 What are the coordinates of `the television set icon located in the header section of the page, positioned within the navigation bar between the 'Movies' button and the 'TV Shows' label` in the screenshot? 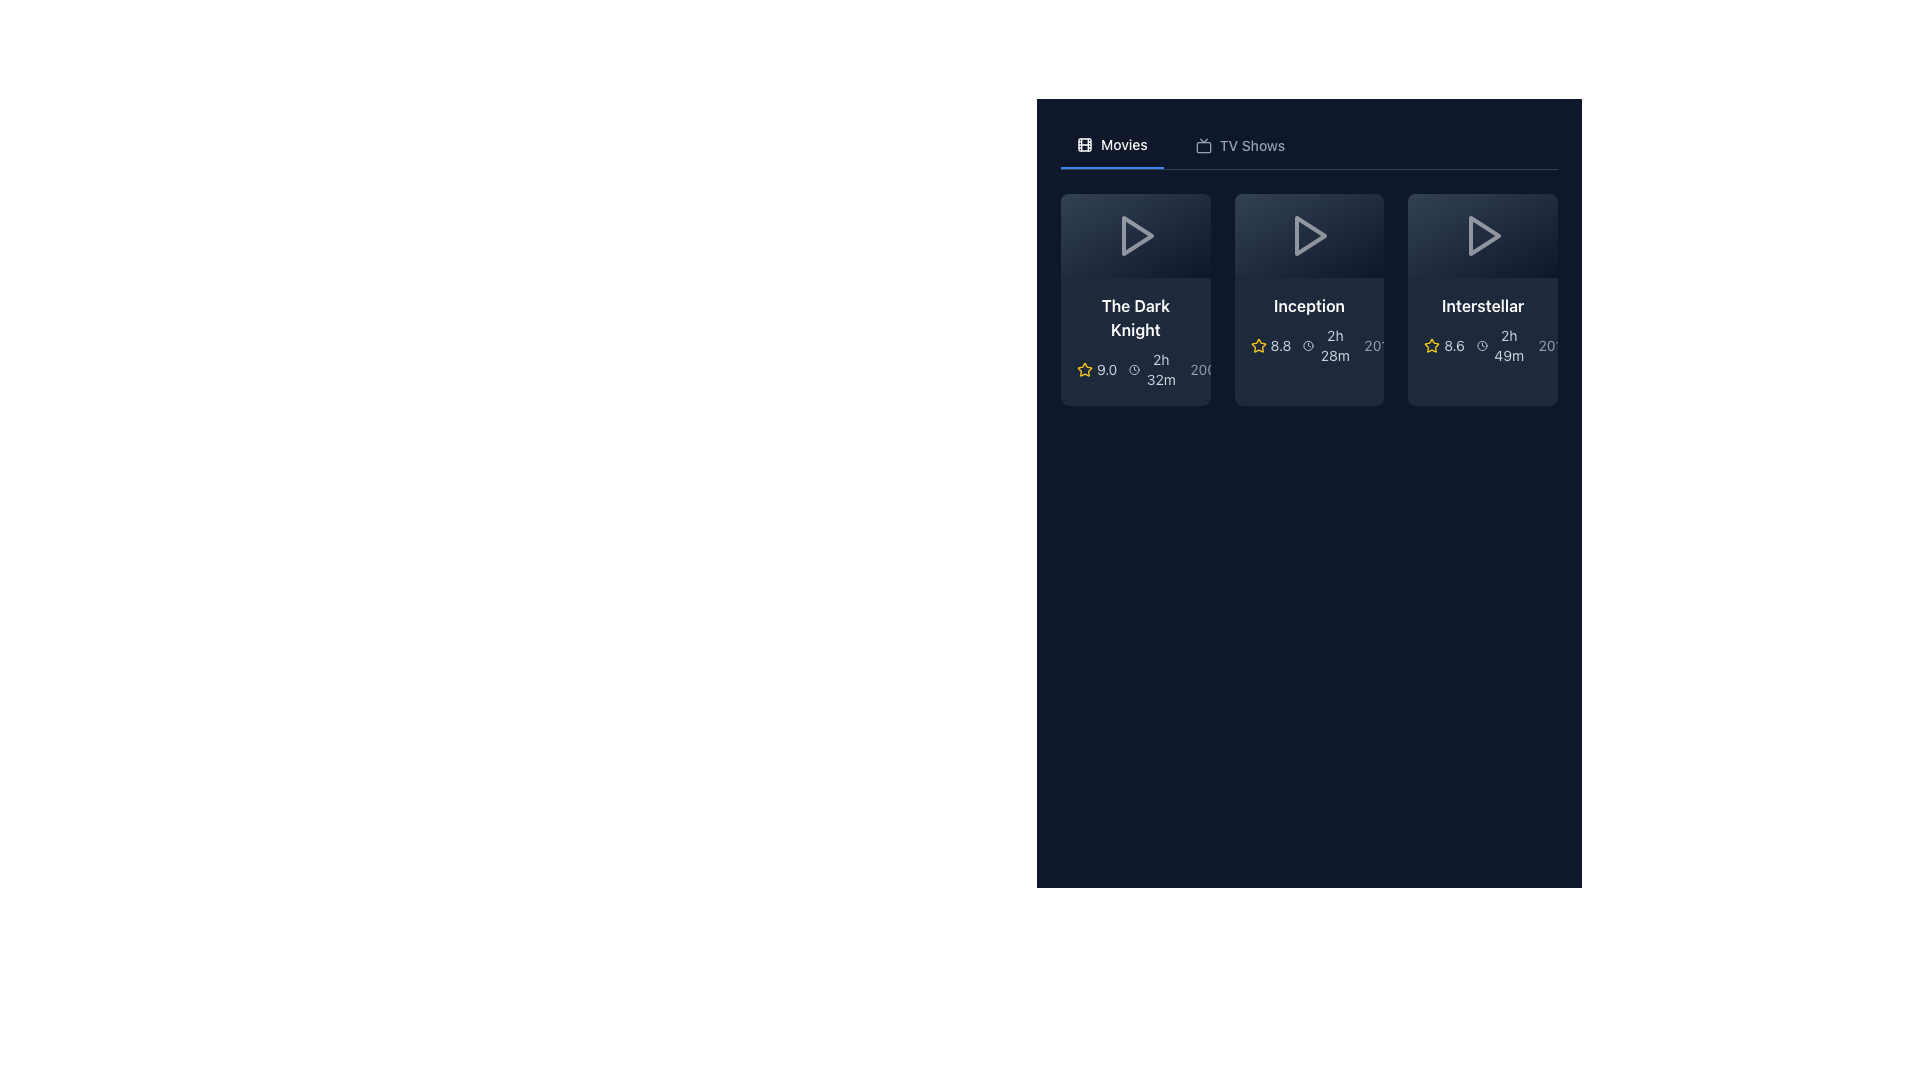 It's located at (1202, 145).